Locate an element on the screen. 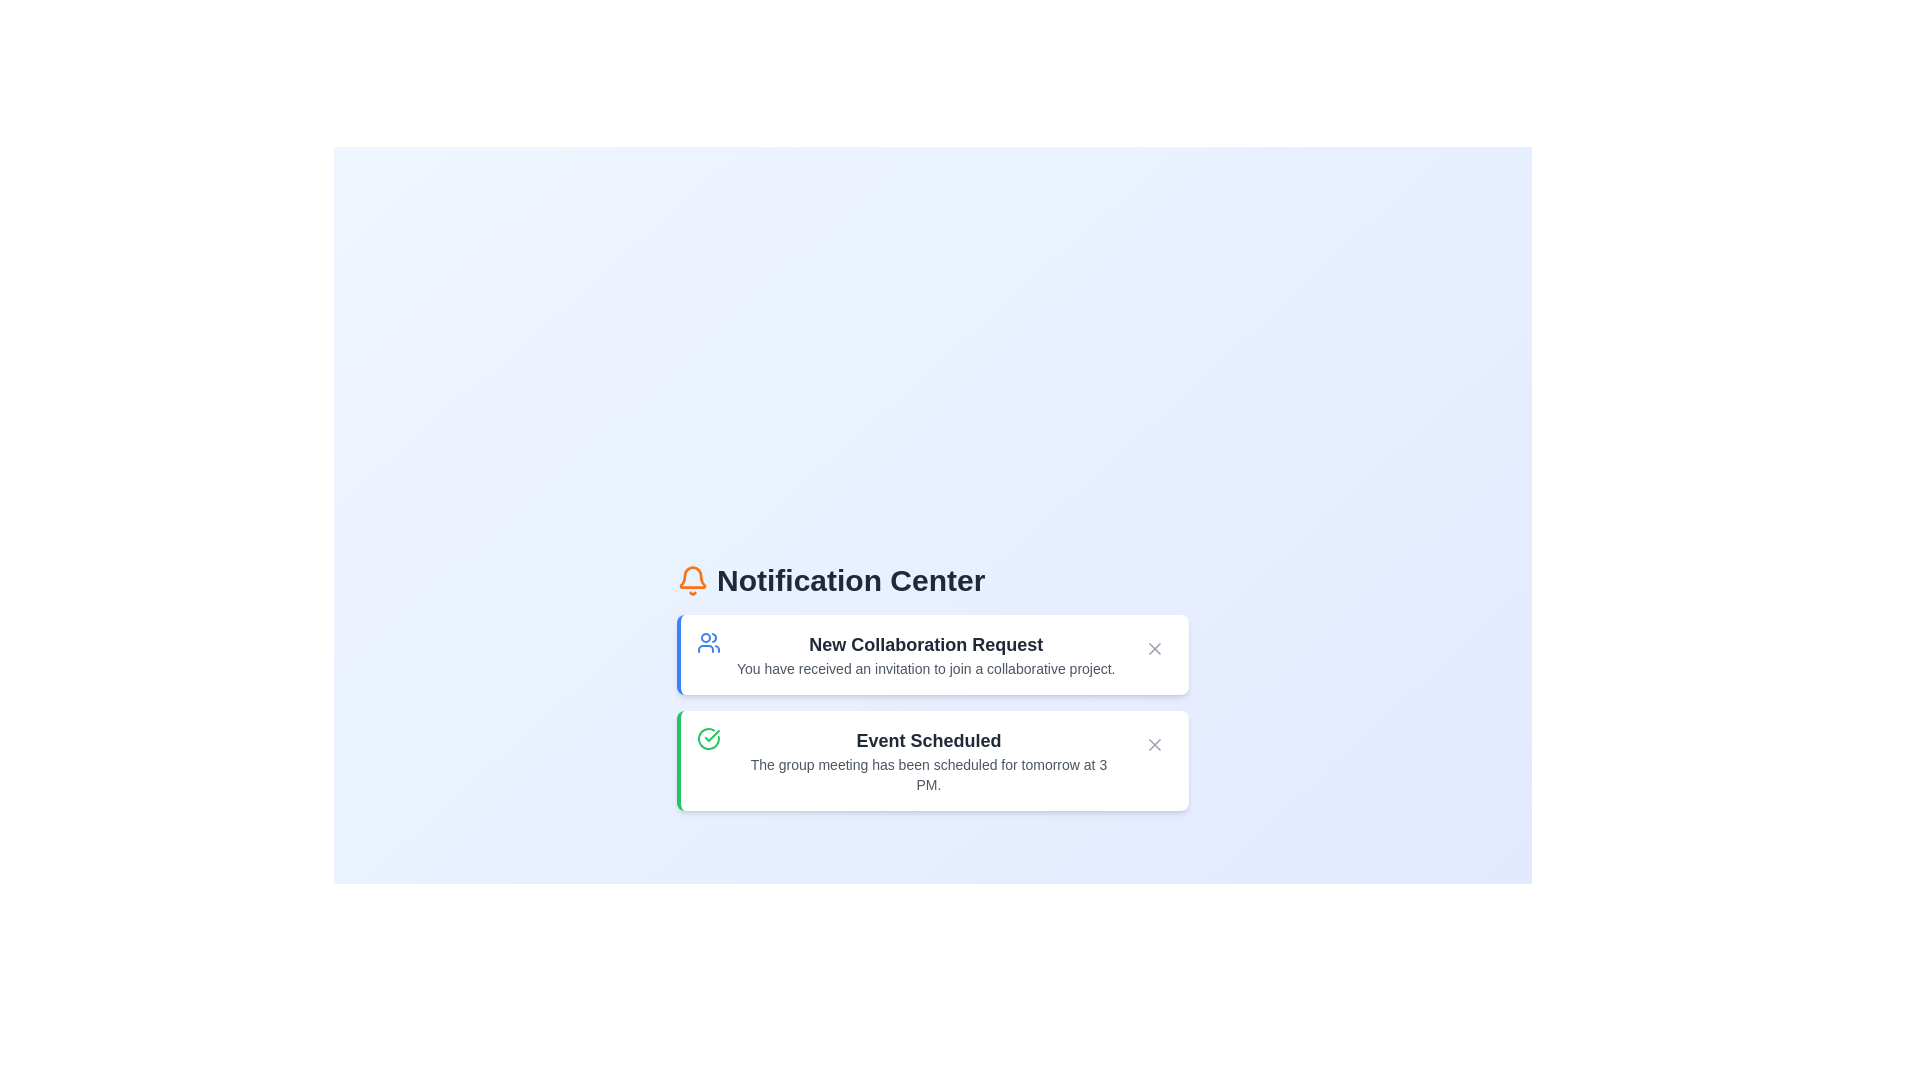 The image size is (1920, 1080). the Notification card titled 'Event Scheduled' that contains the description 'The group meeting has been scheduled for tomorrow at 3 PM.' is located at coordinates (927, 760).